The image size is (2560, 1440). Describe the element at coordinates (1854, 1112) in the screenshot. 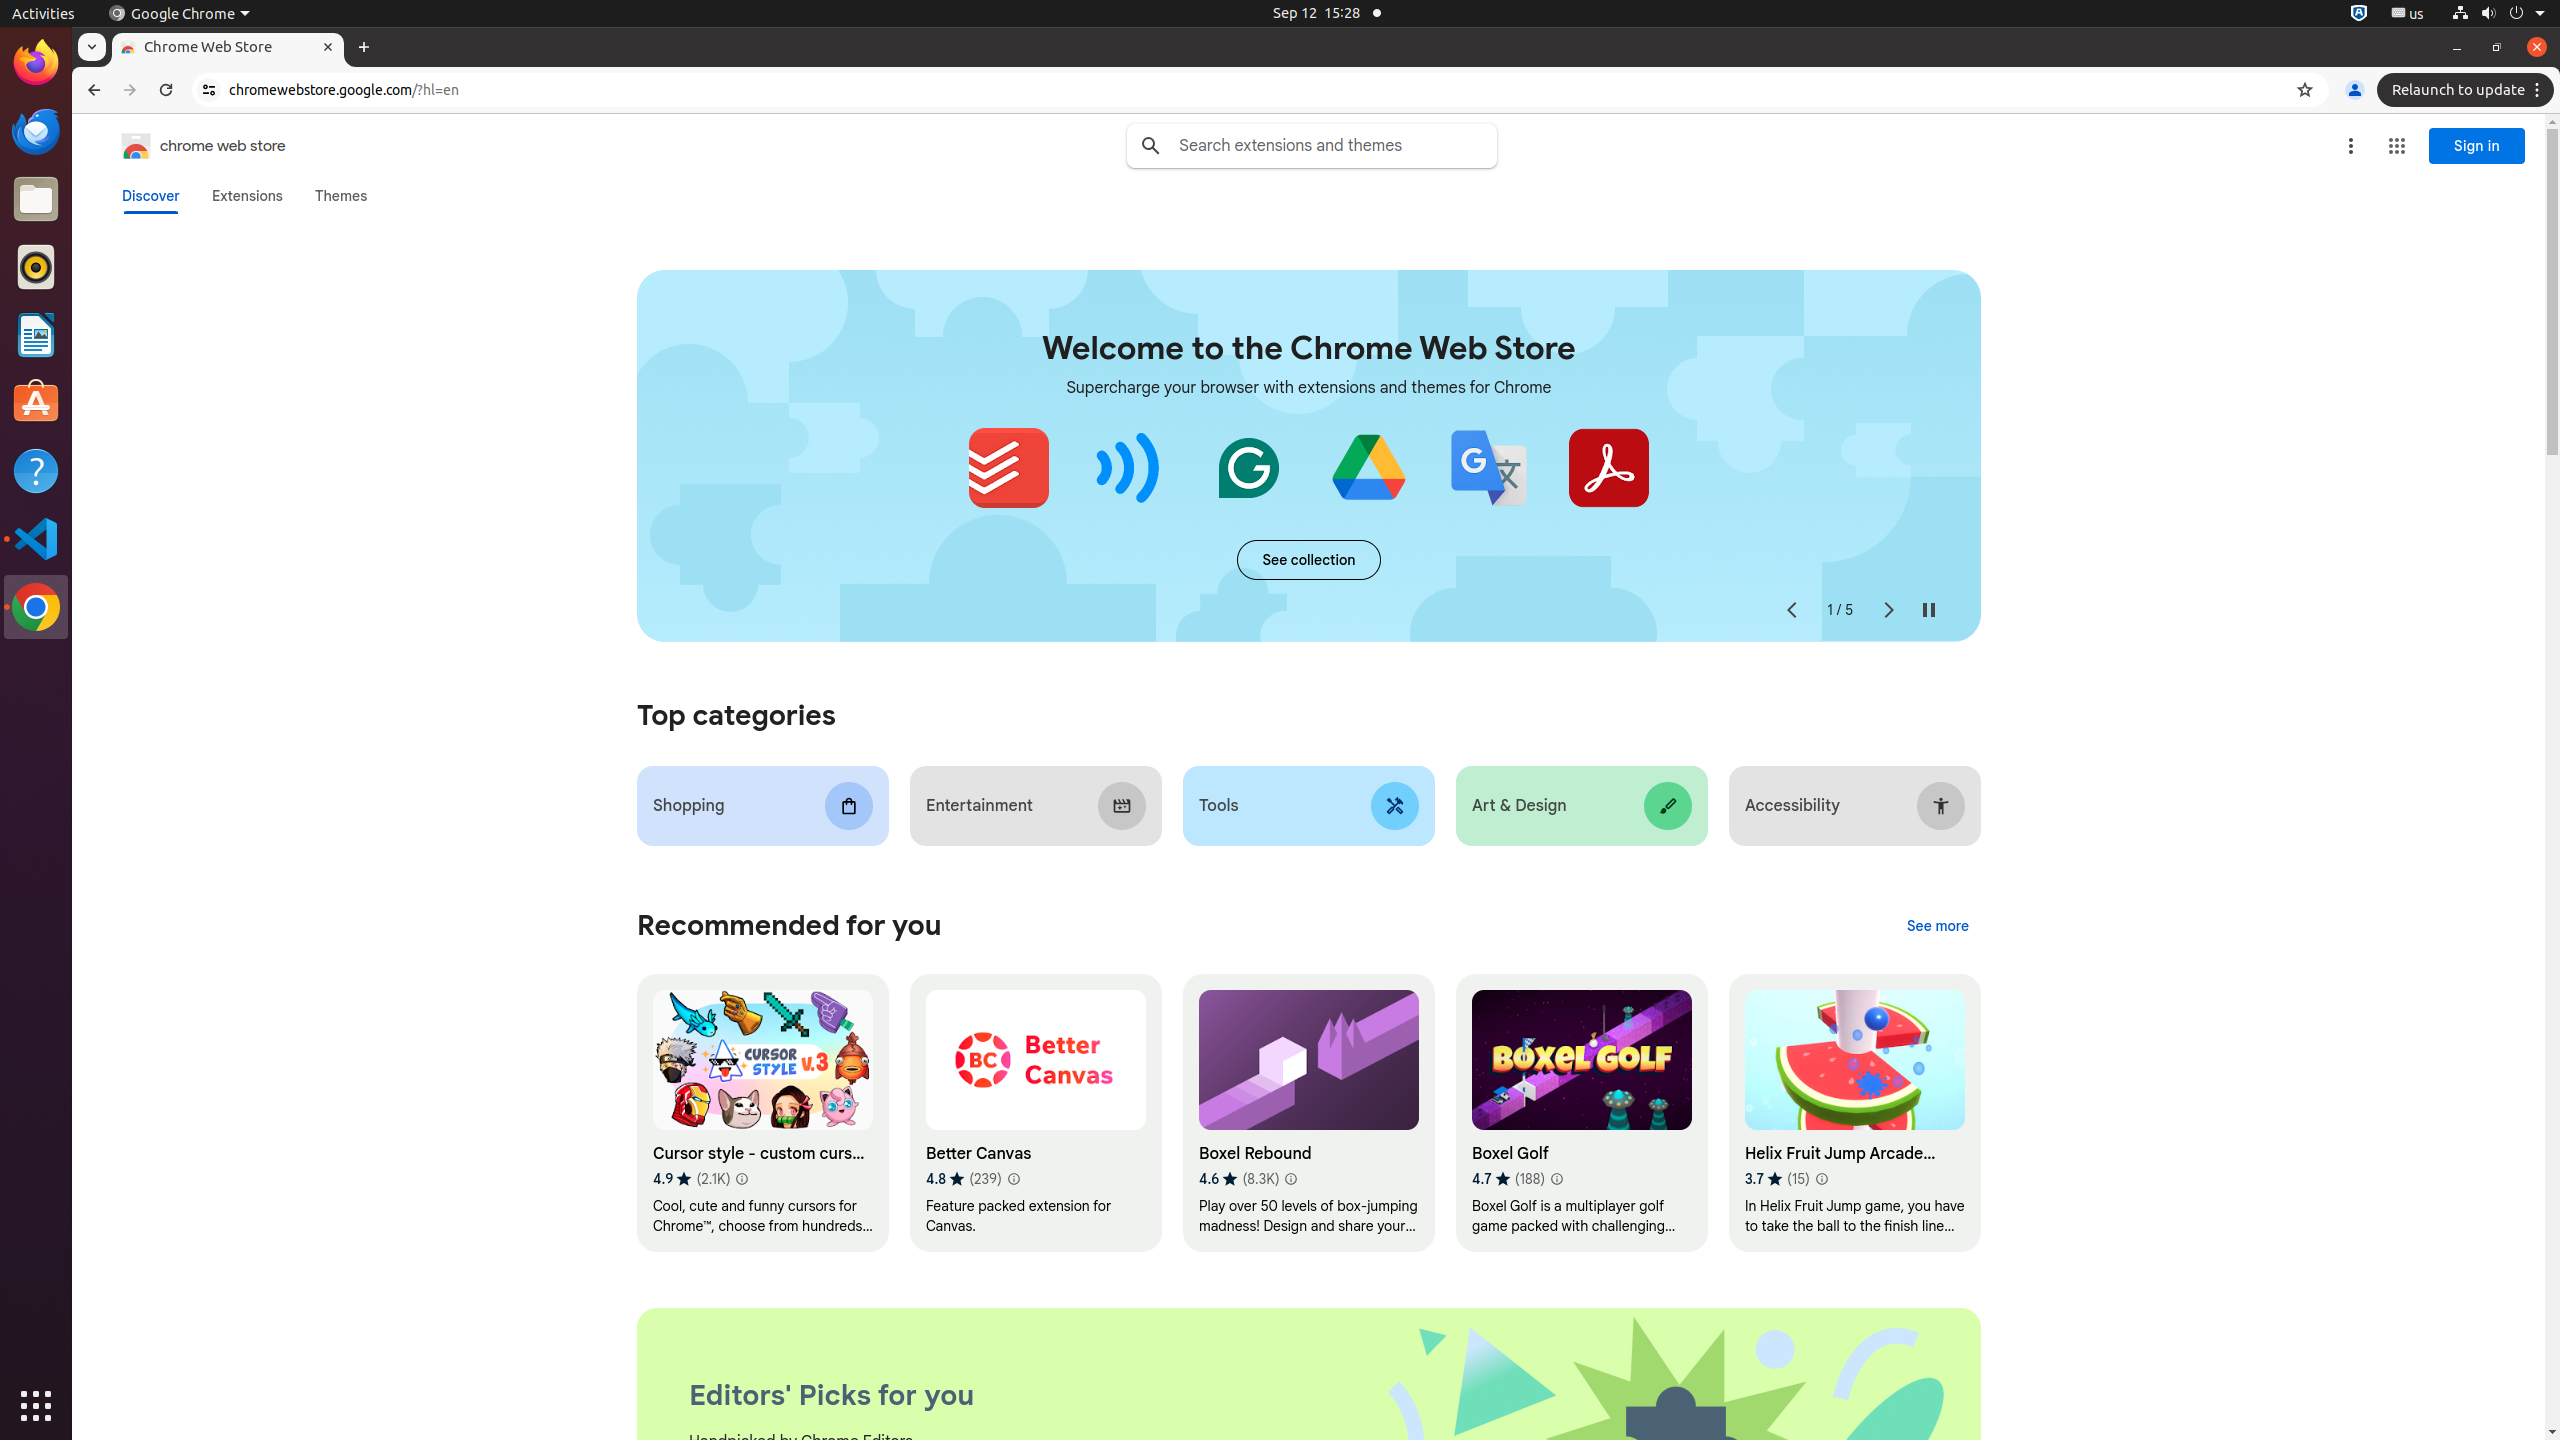

I see `'Helix Fruit Jump Arcade Game'` at that location.